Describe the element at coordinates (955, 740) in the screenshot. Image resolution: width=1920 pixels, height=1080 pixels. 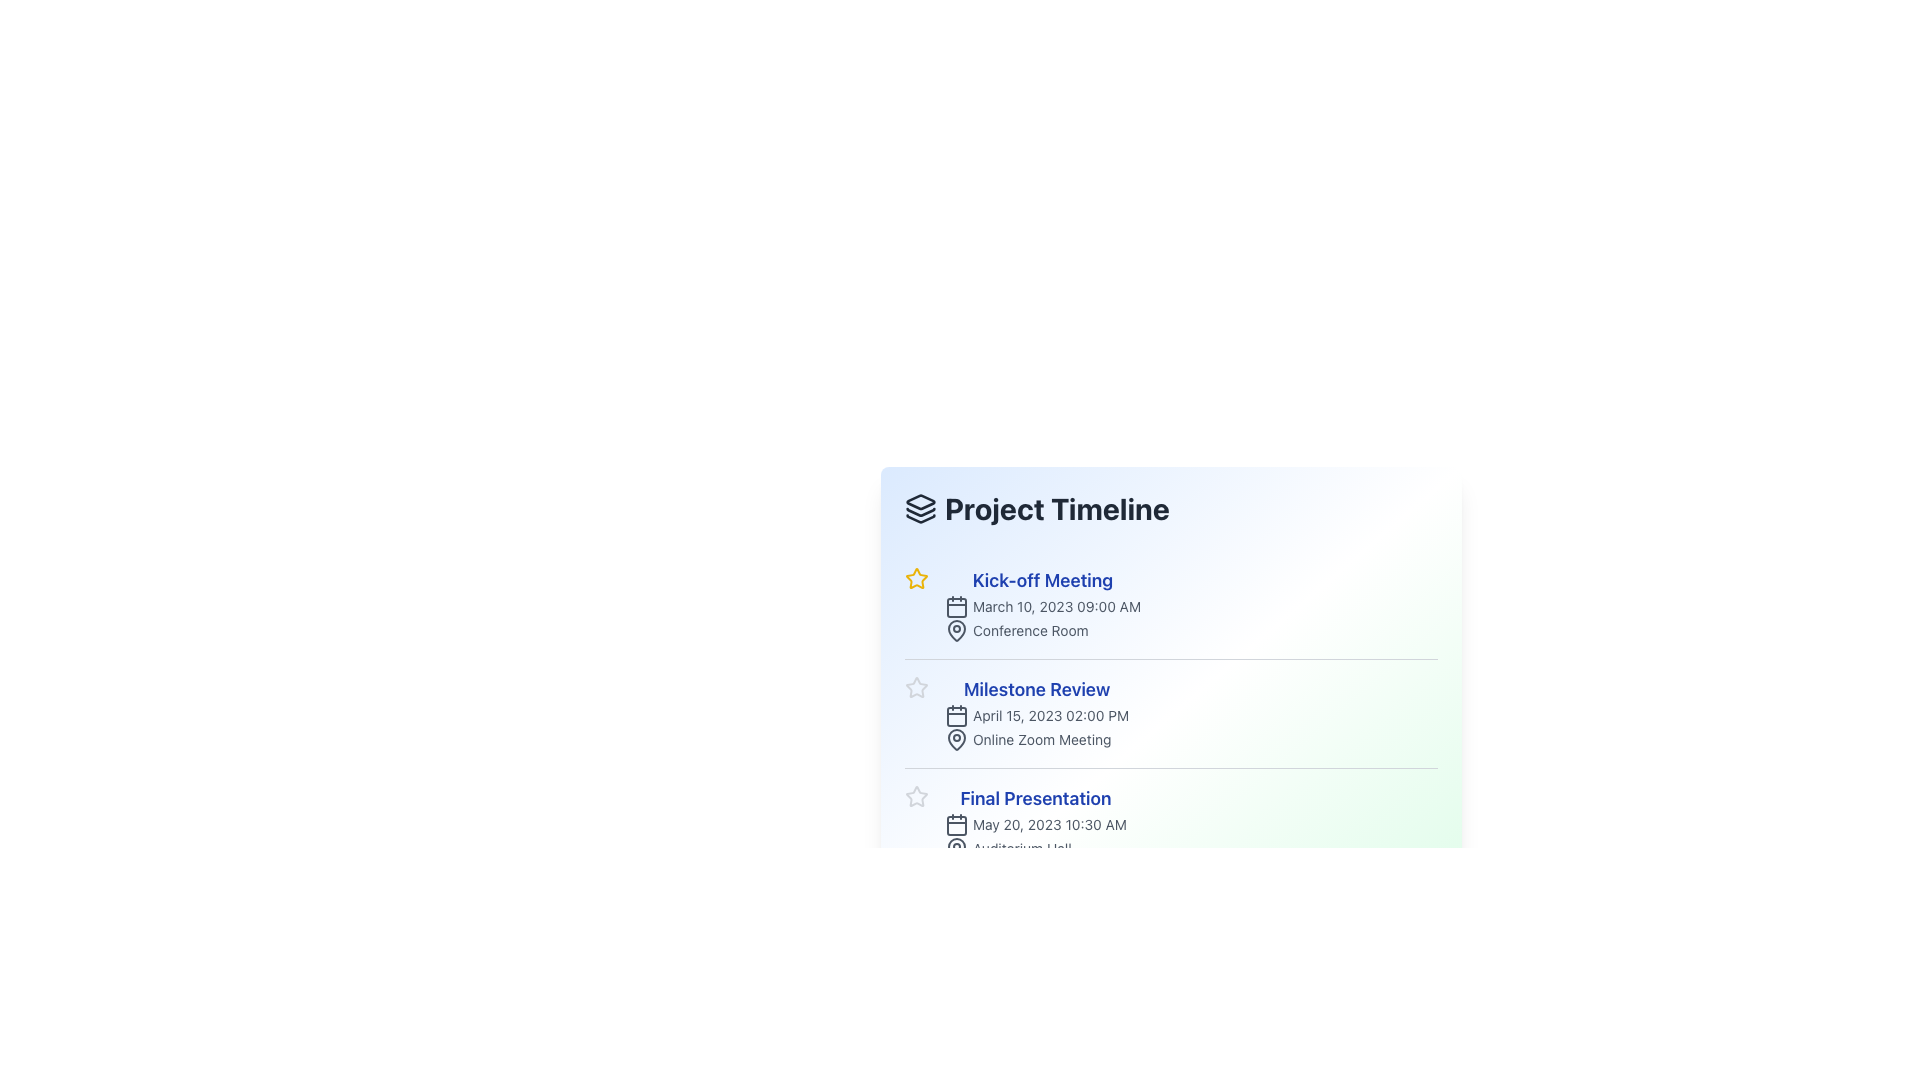
I see `the map pin icon at the beginning of the 'Online Zoom Meeting' row, which is styled as an outline and rendered in a dark color` at that location.